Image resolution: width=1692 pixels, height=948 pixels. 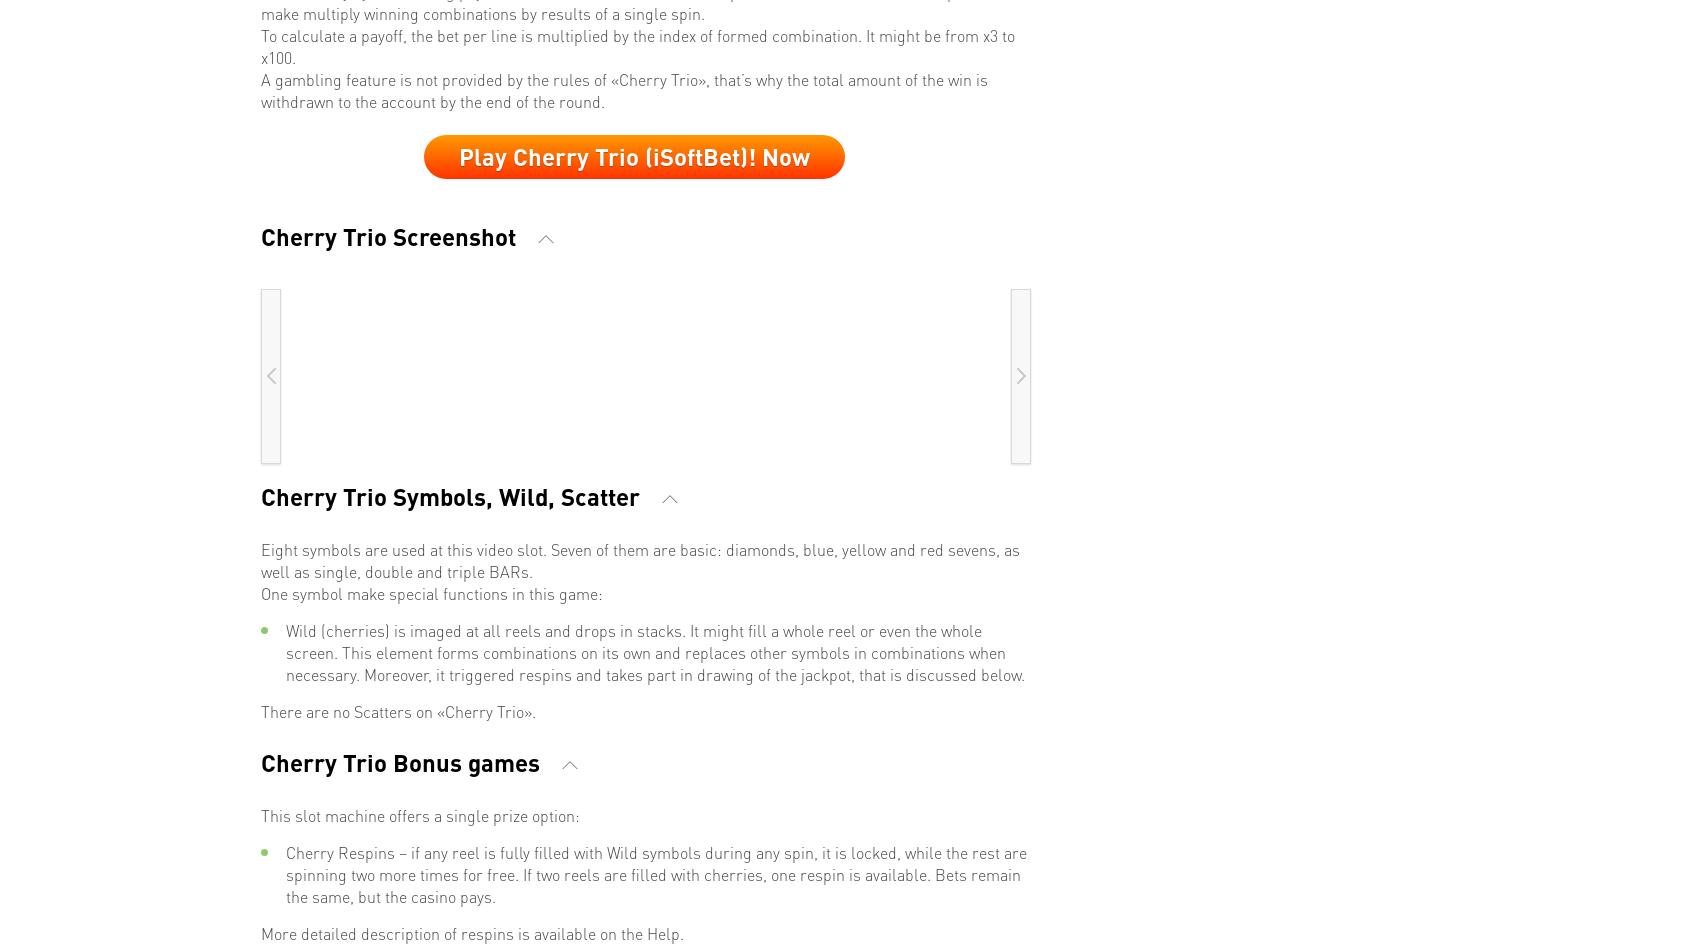 What do you see at coordinates (398, 709) in the screenshot?
I see `'There are no Scatters on «Cherry Trio».'` at bounding box center [398, 709].